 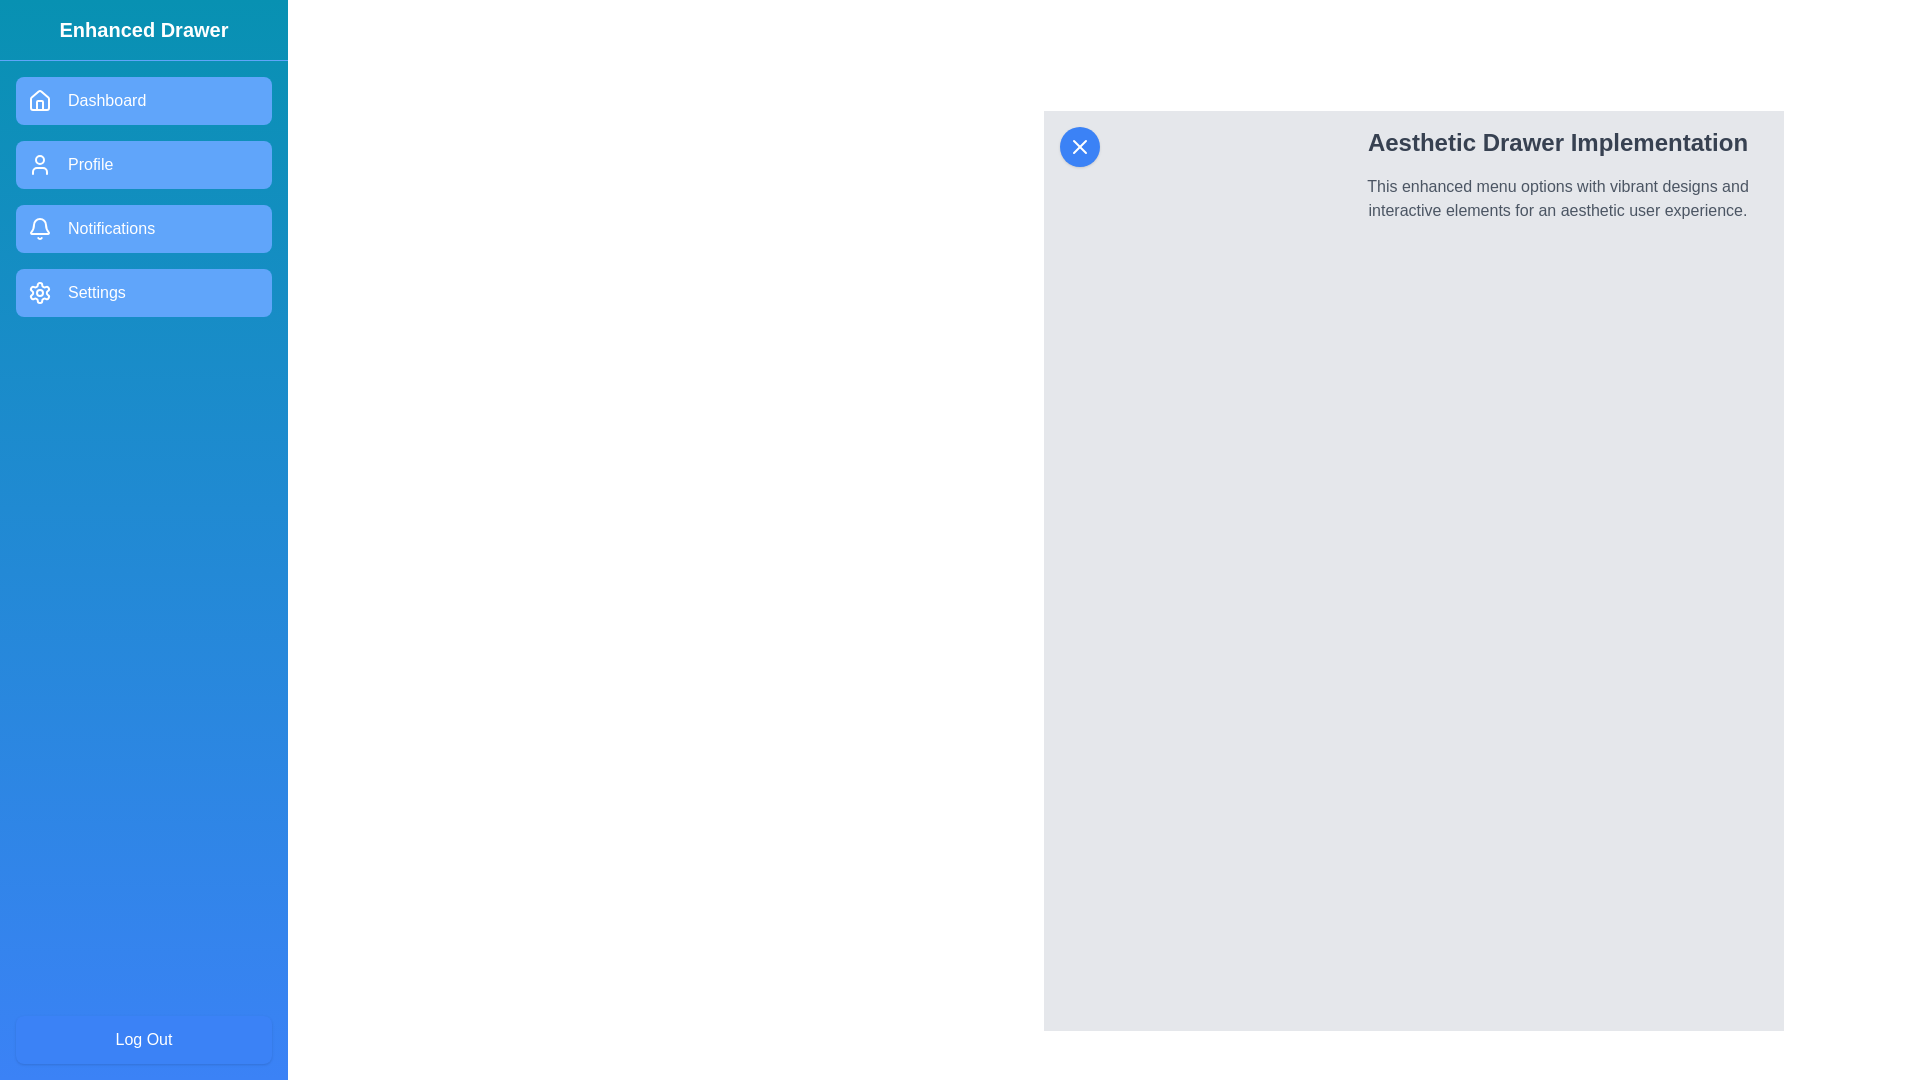 I want to click on the bell-shaped notification icon with a blue background and line-drawn outline, located in the 'Notifications' menu option, which is the third item in the vertical sidebar navigation menu, so click(x=39, y=227).